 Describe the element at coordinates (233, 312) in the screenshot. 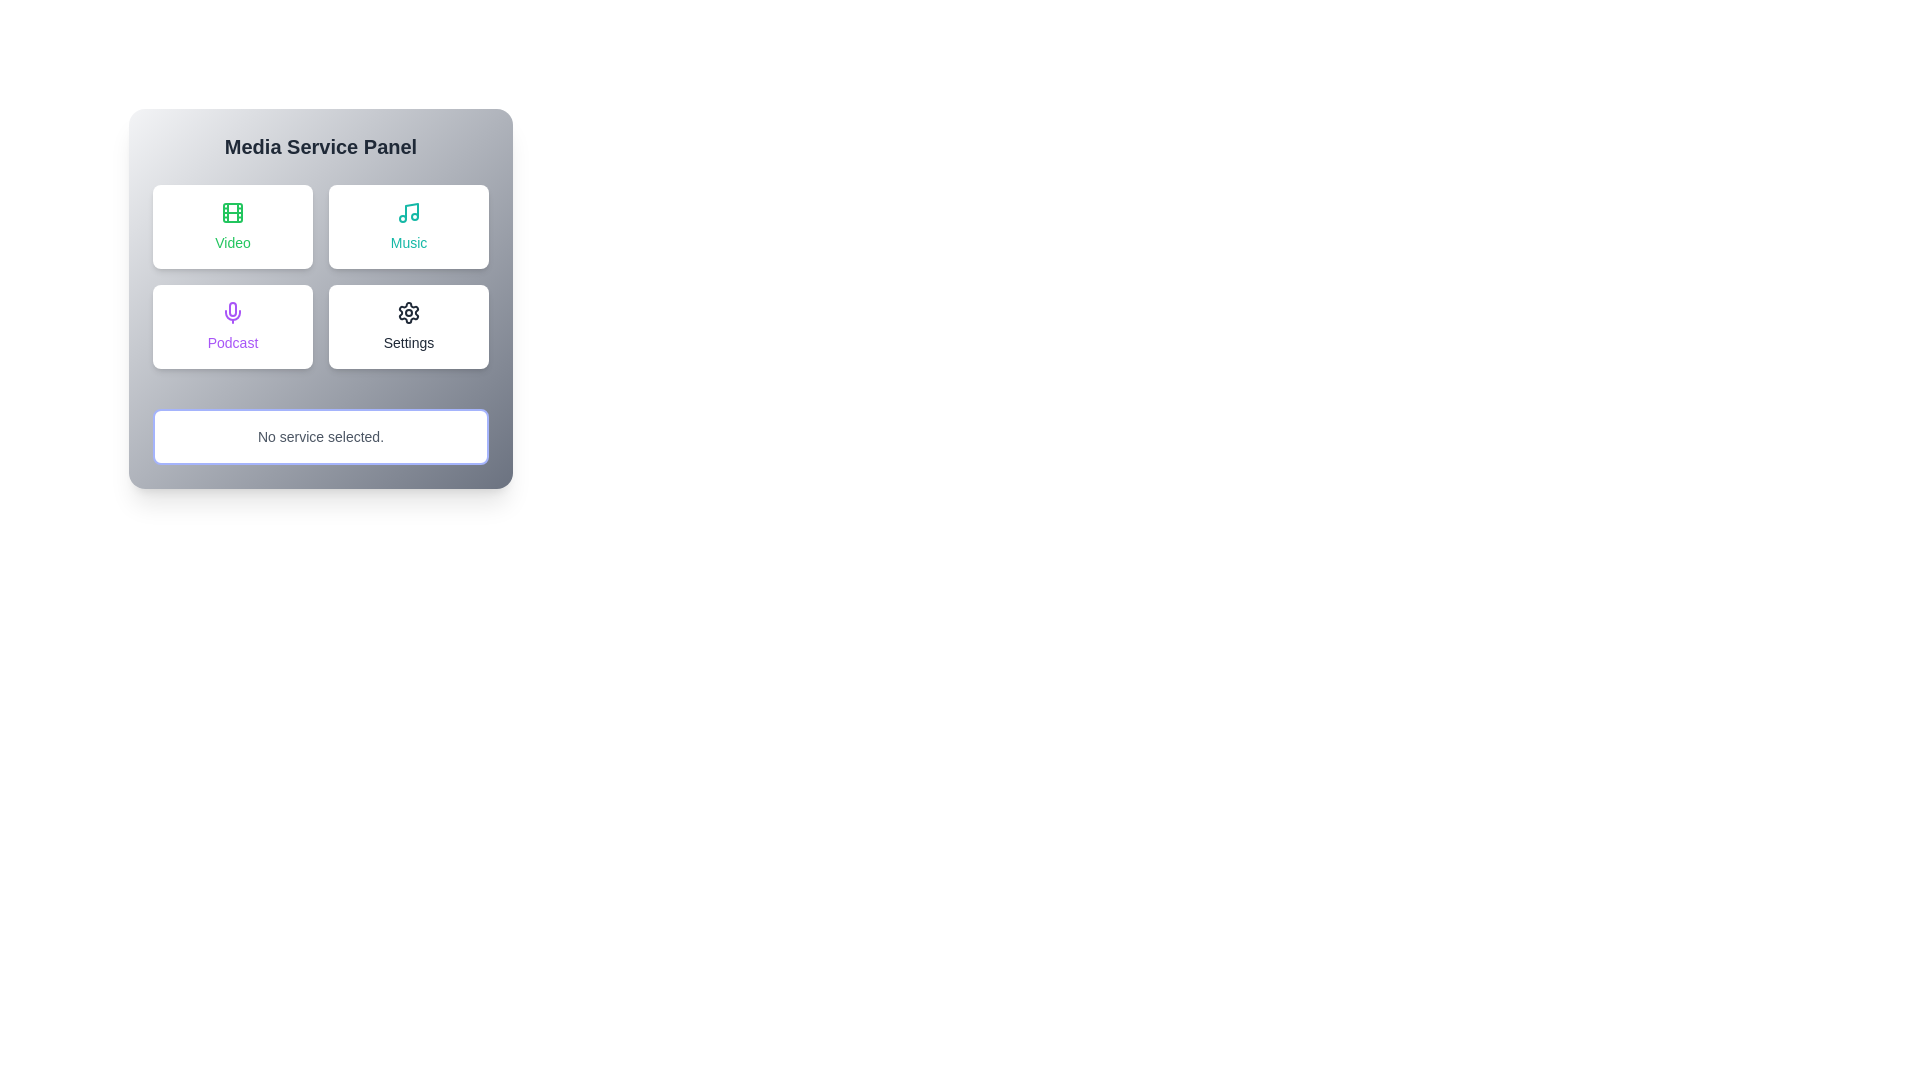

I see `the microphone icon, which is purple and outlined, located in the second item of the second row in a grid layout` at that location.